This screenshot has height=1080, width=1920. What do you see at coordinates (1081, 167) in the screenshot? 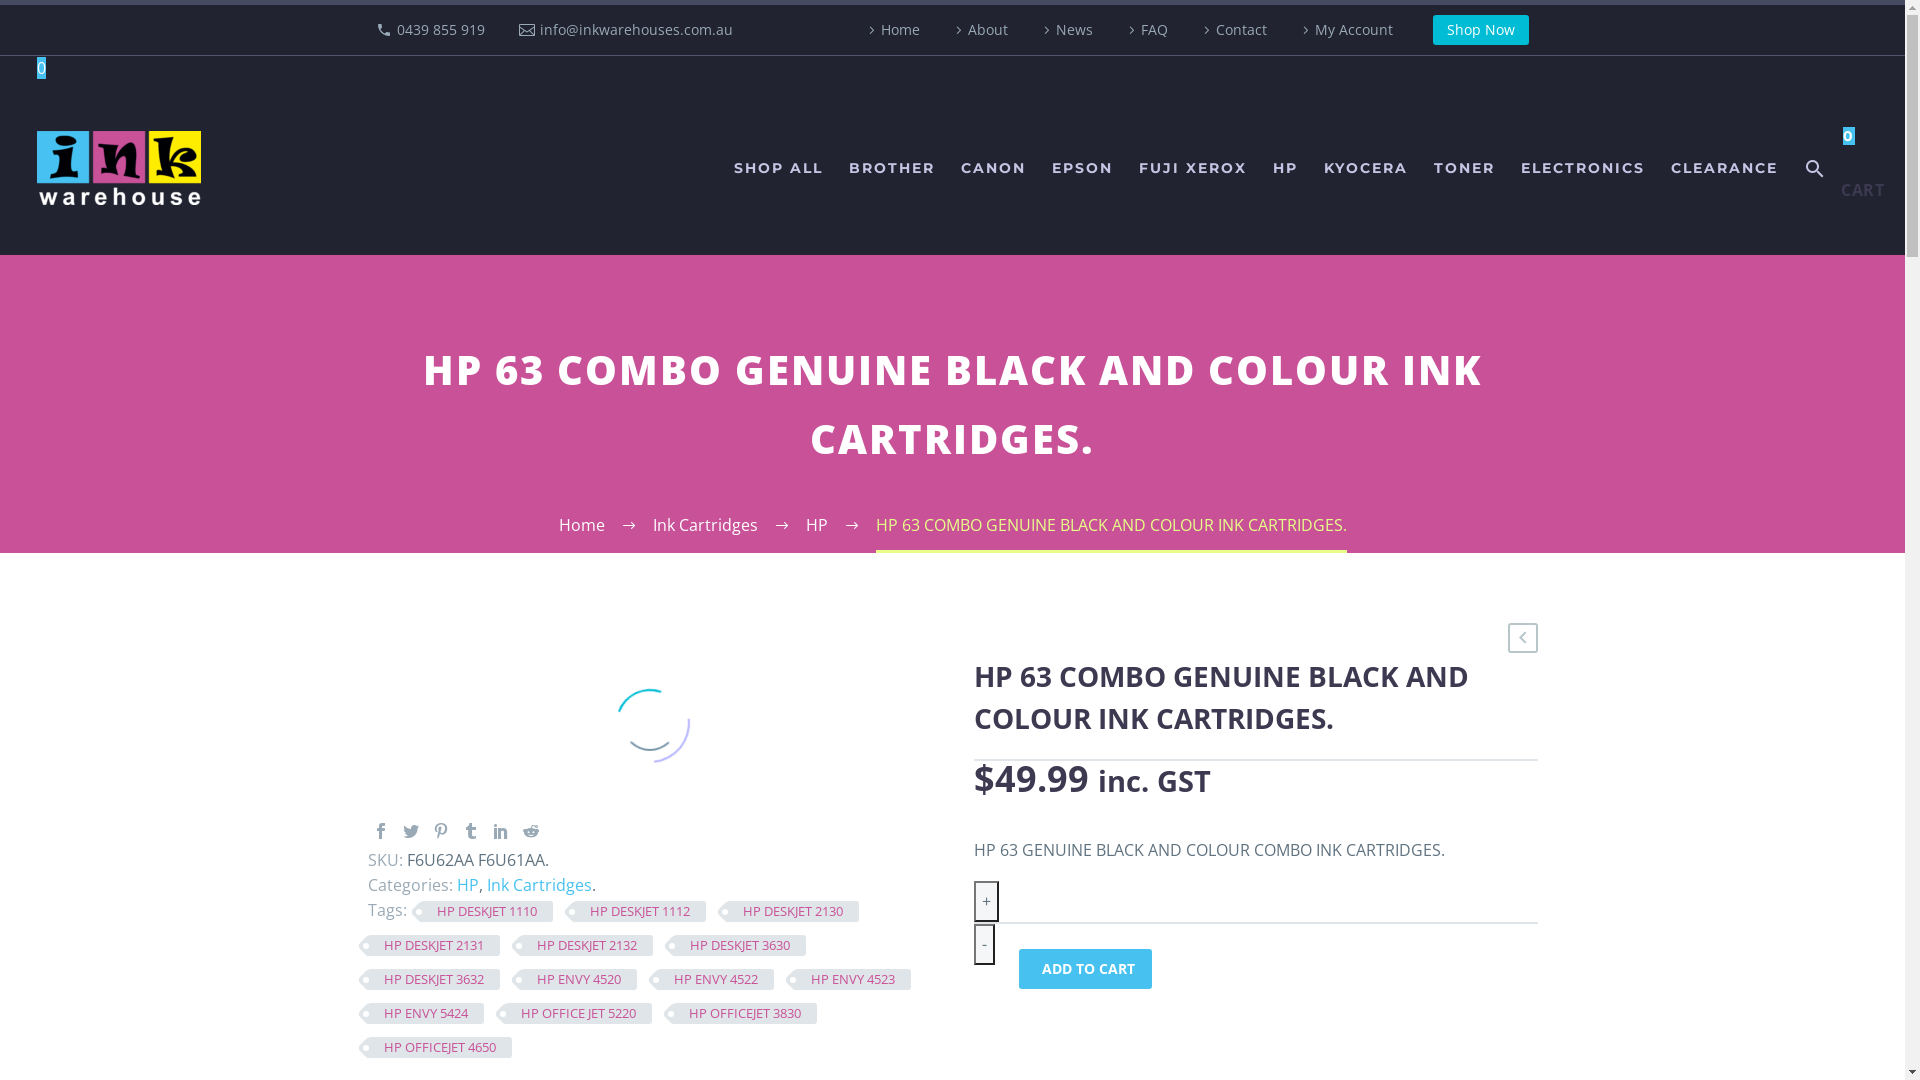
I see `'EPSON'` at bounding box center [1081, 167].